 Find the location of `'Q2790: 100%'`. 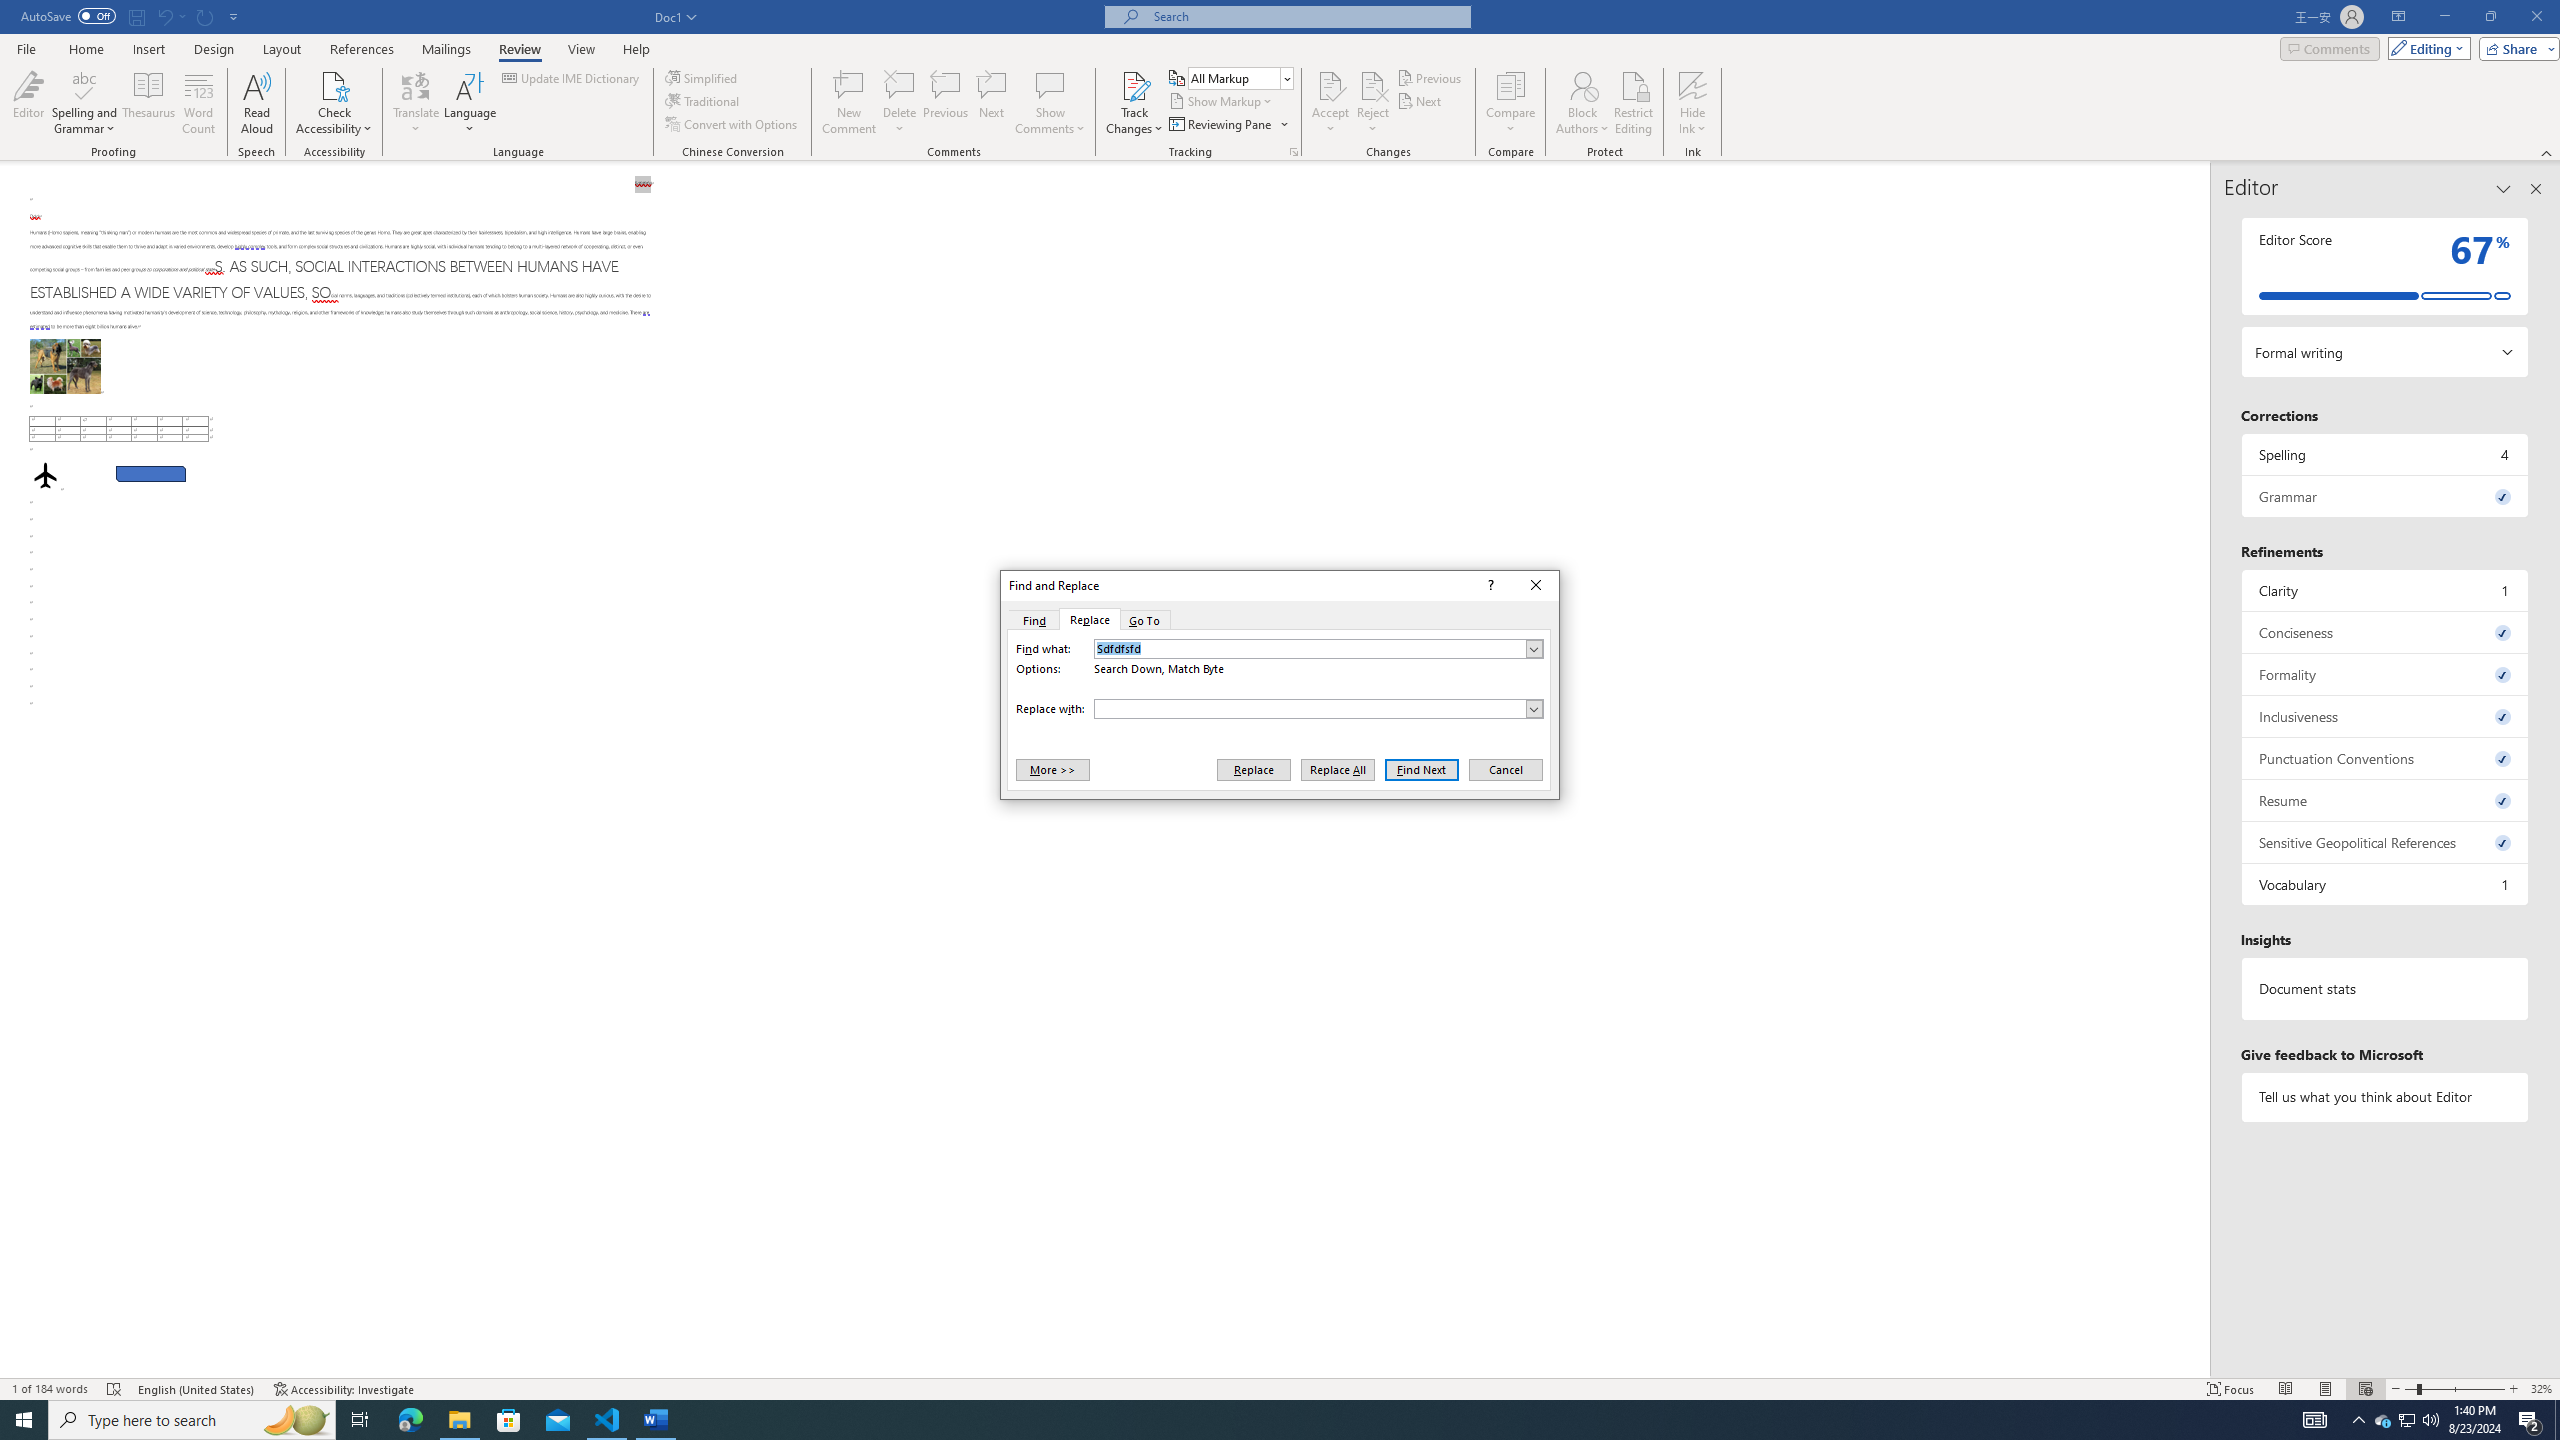

'Q2790: 100%' is located at coordinates (2429, 1418).